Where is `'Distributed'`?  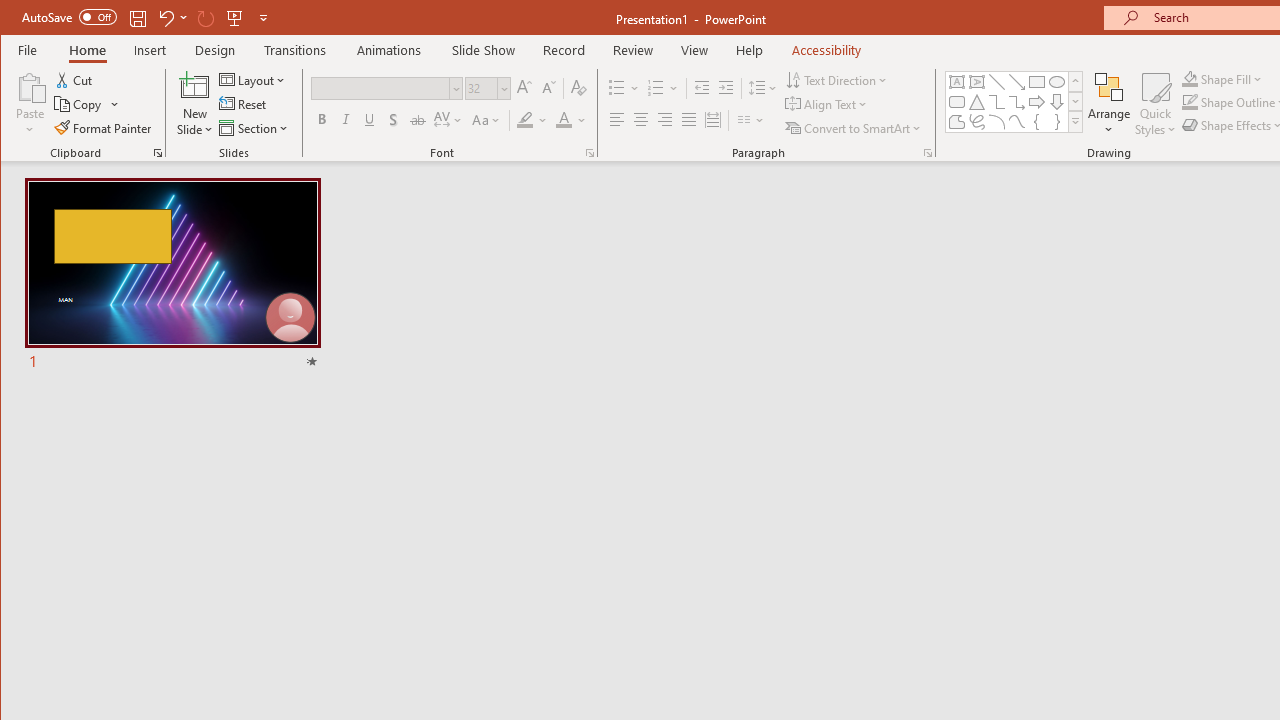
'Distributed' is located at coordinates (712, 120).